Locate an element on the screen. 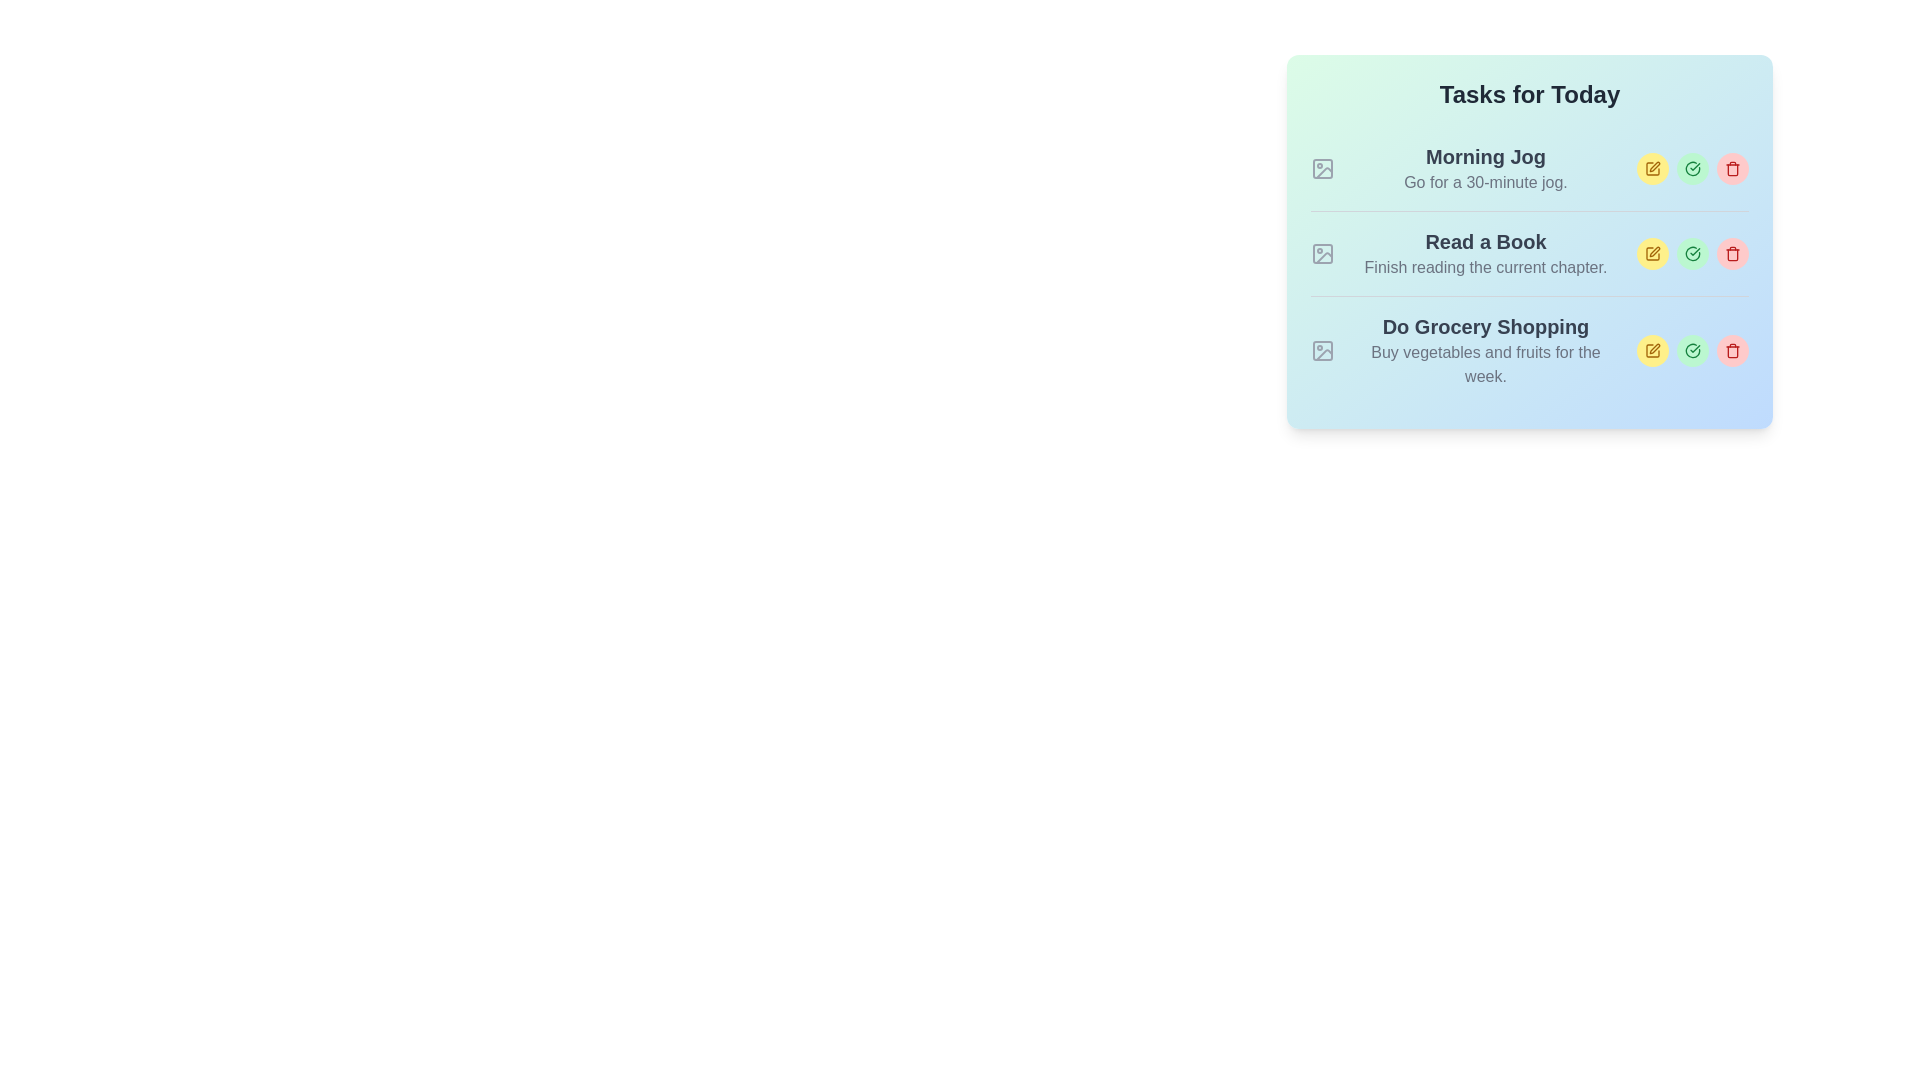  the first button in the row of three, located next to the 'Morning Jog' text is located at coordinates (1652, 168).